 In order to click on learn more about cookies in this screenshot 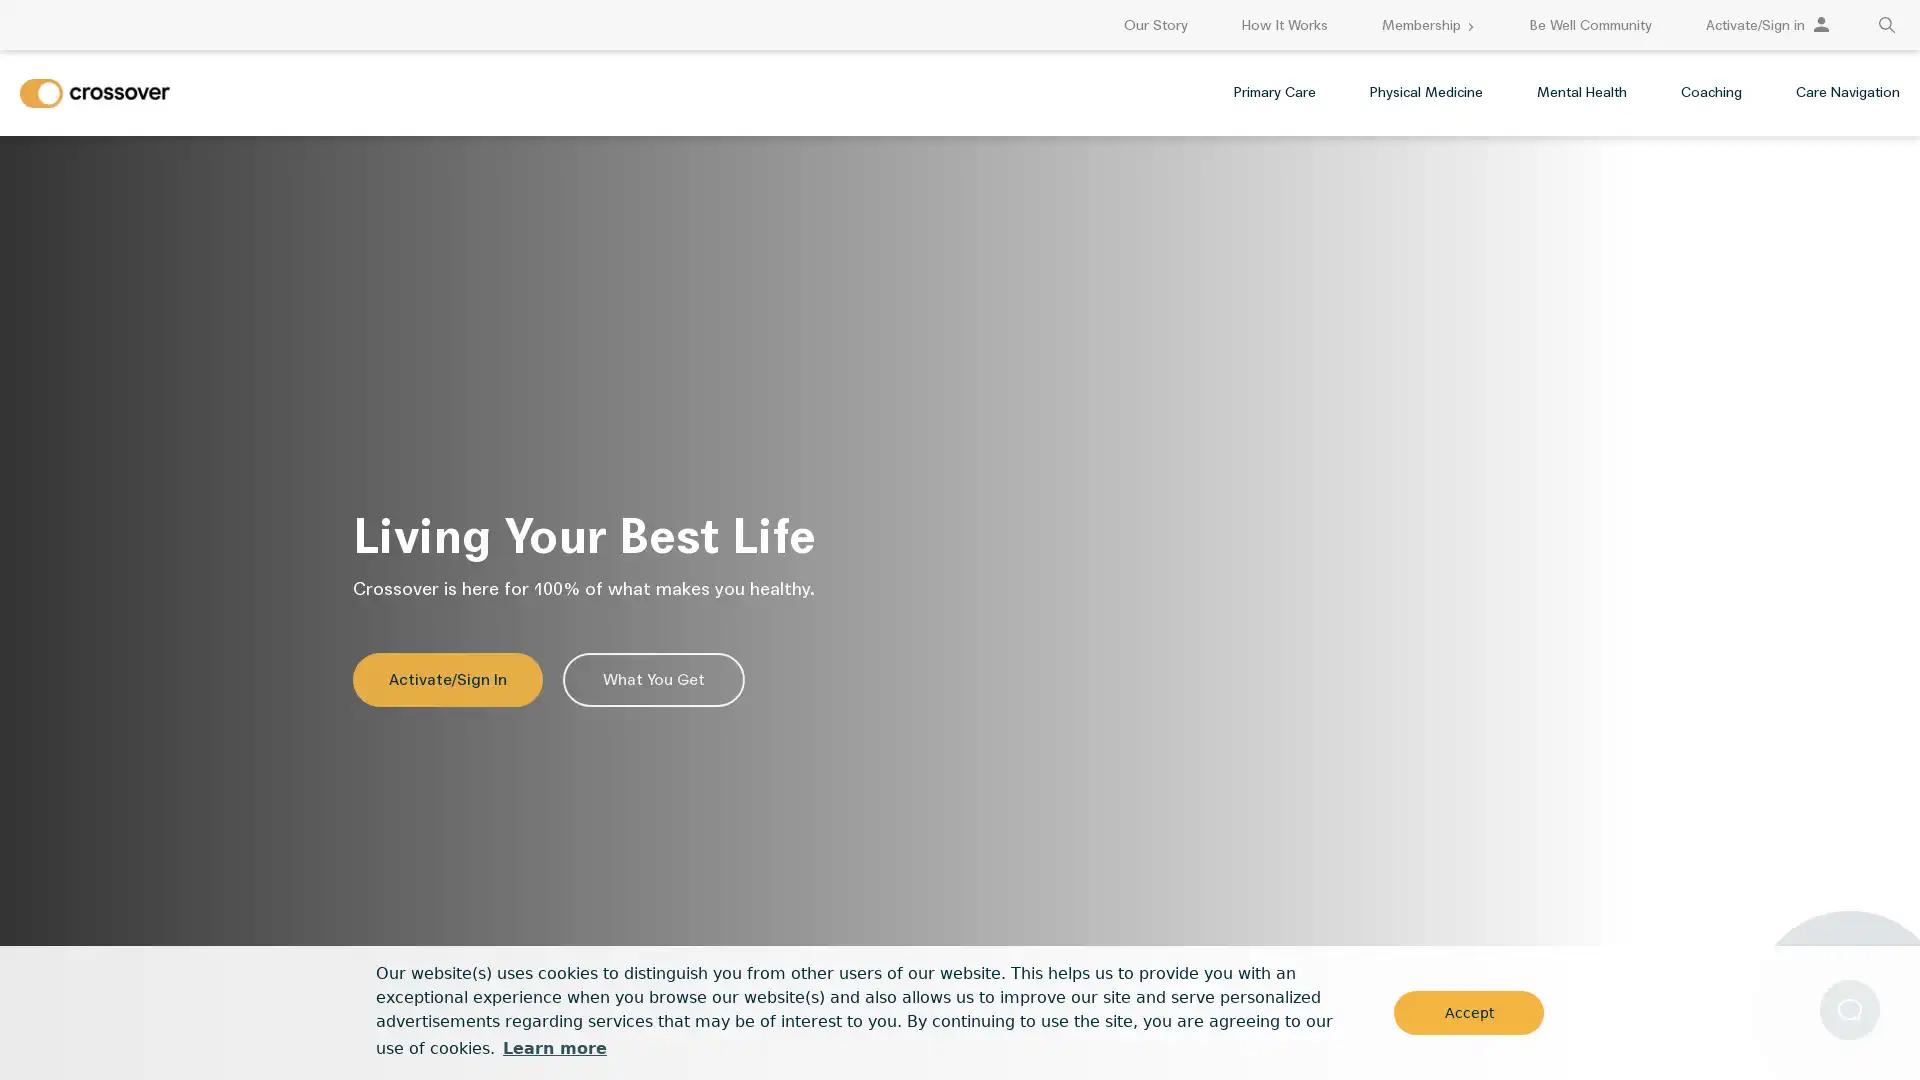, I will do `click(554, 1047)`.